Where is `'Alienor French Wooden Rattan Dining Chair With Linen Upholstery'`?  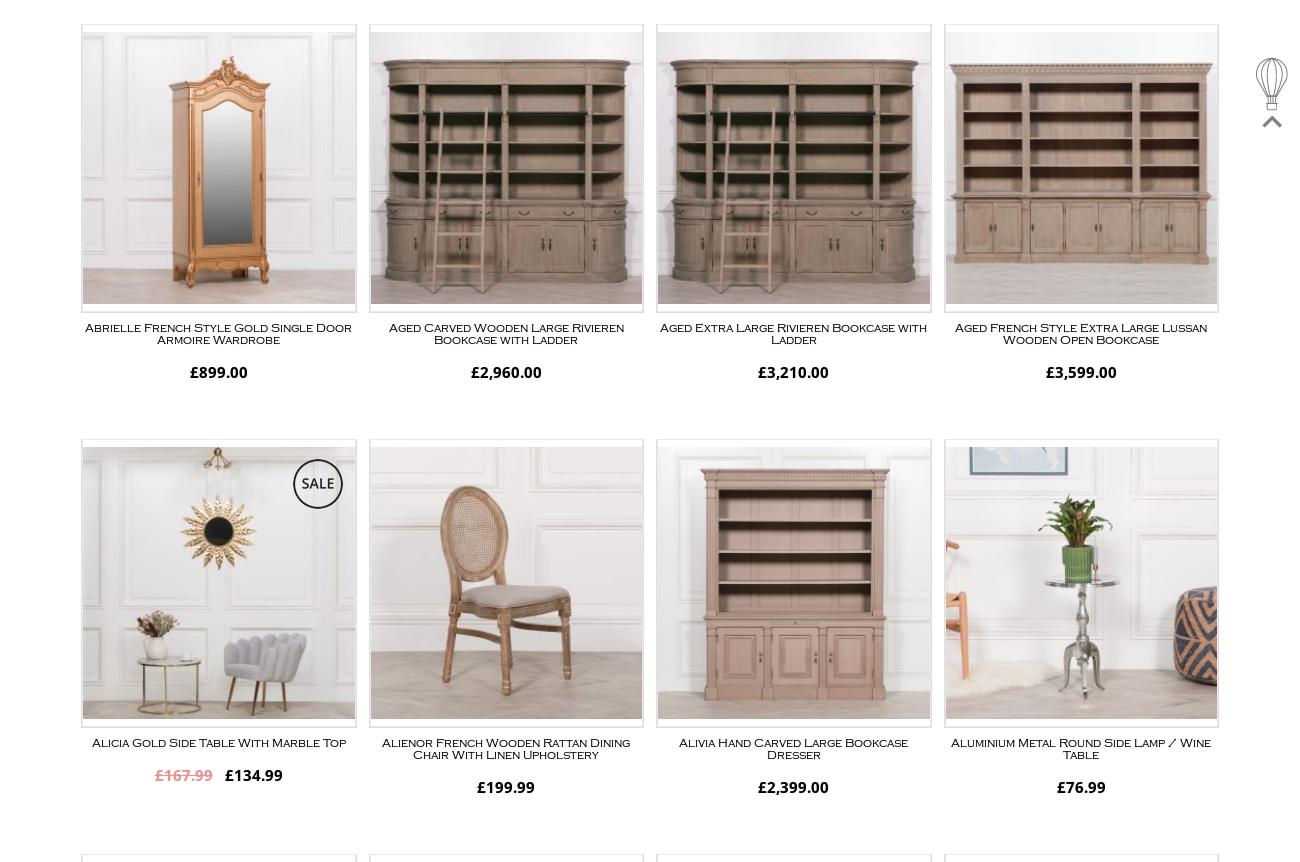 'Alienor French Wooden Rattan Dining Chair With Linen Upholstery' is located at coordinates (381, 747).